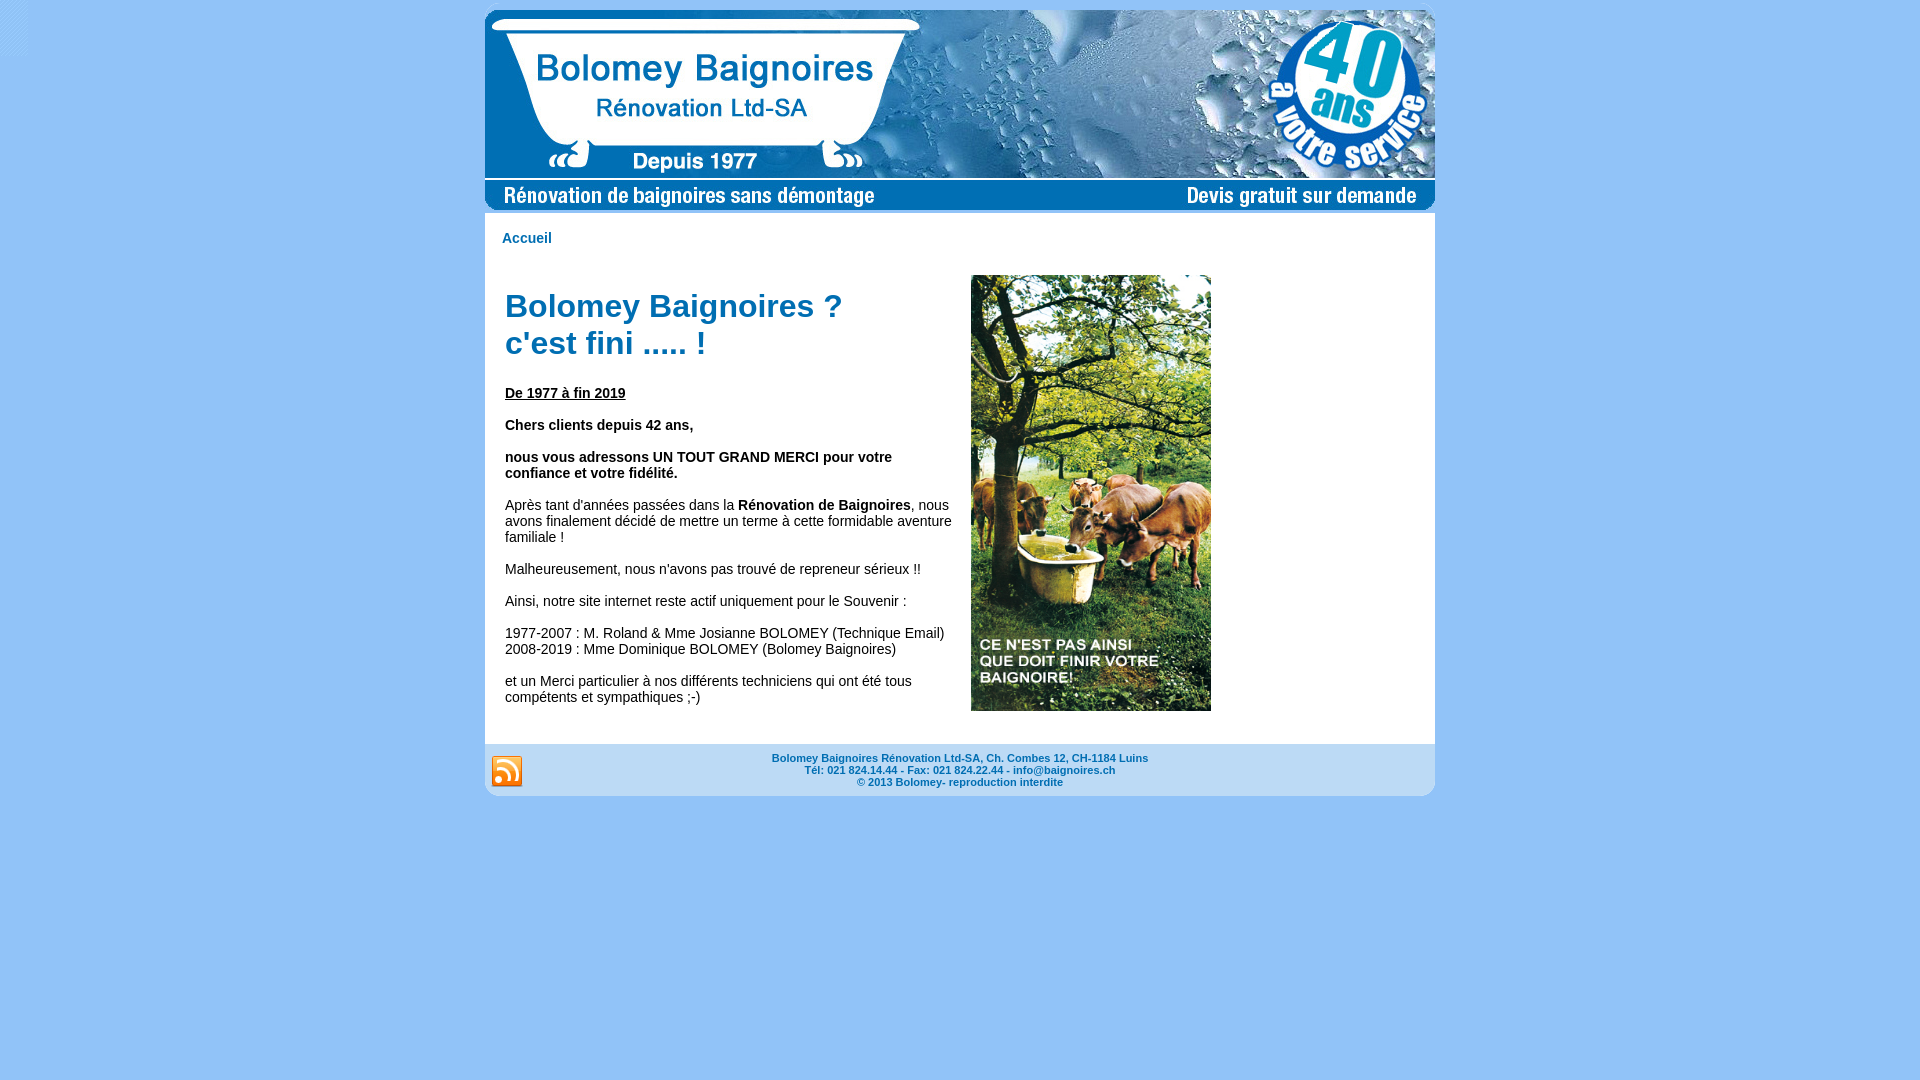 The width and height of the screenshot is (1920, 1080). I want to click on 'RSS', so click(490, 770).